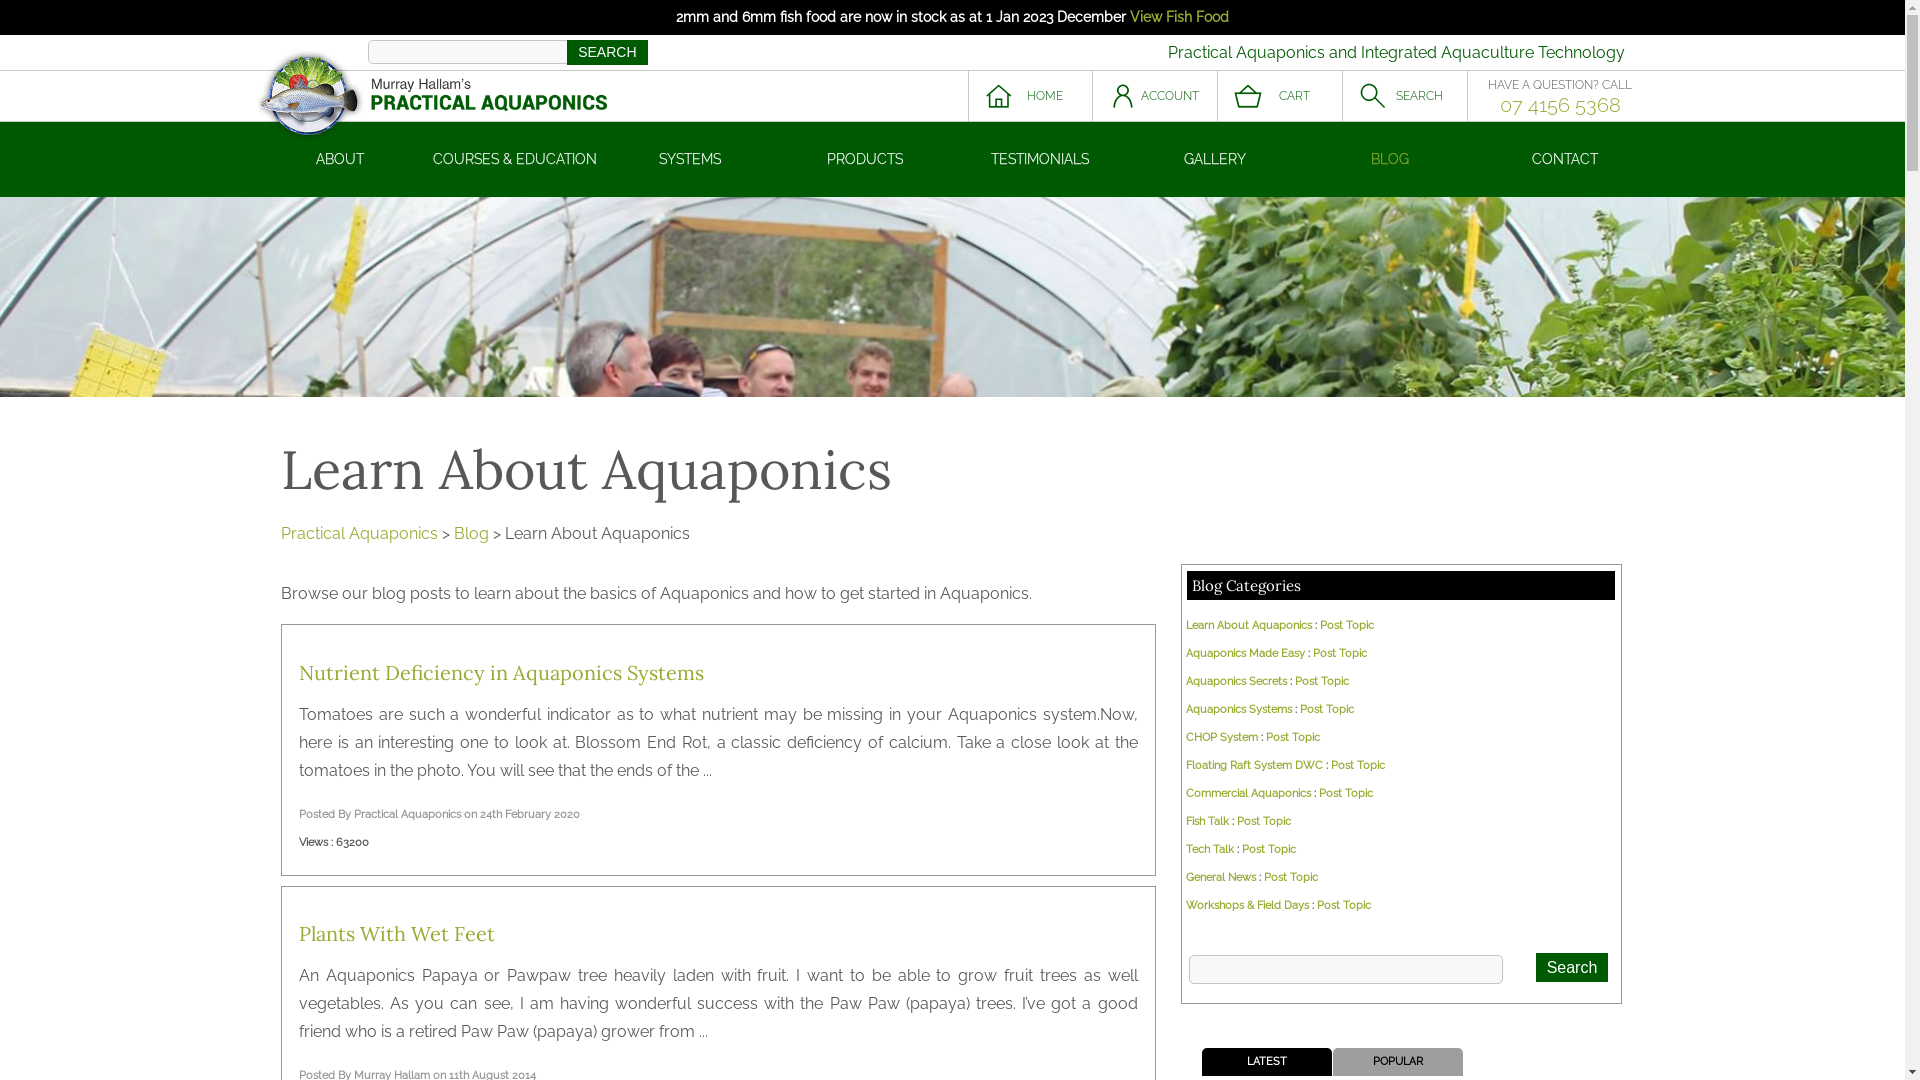  Describe the element at coordinates (1221, 737) in the screenshot. I see `'CHOP System'` at that location.